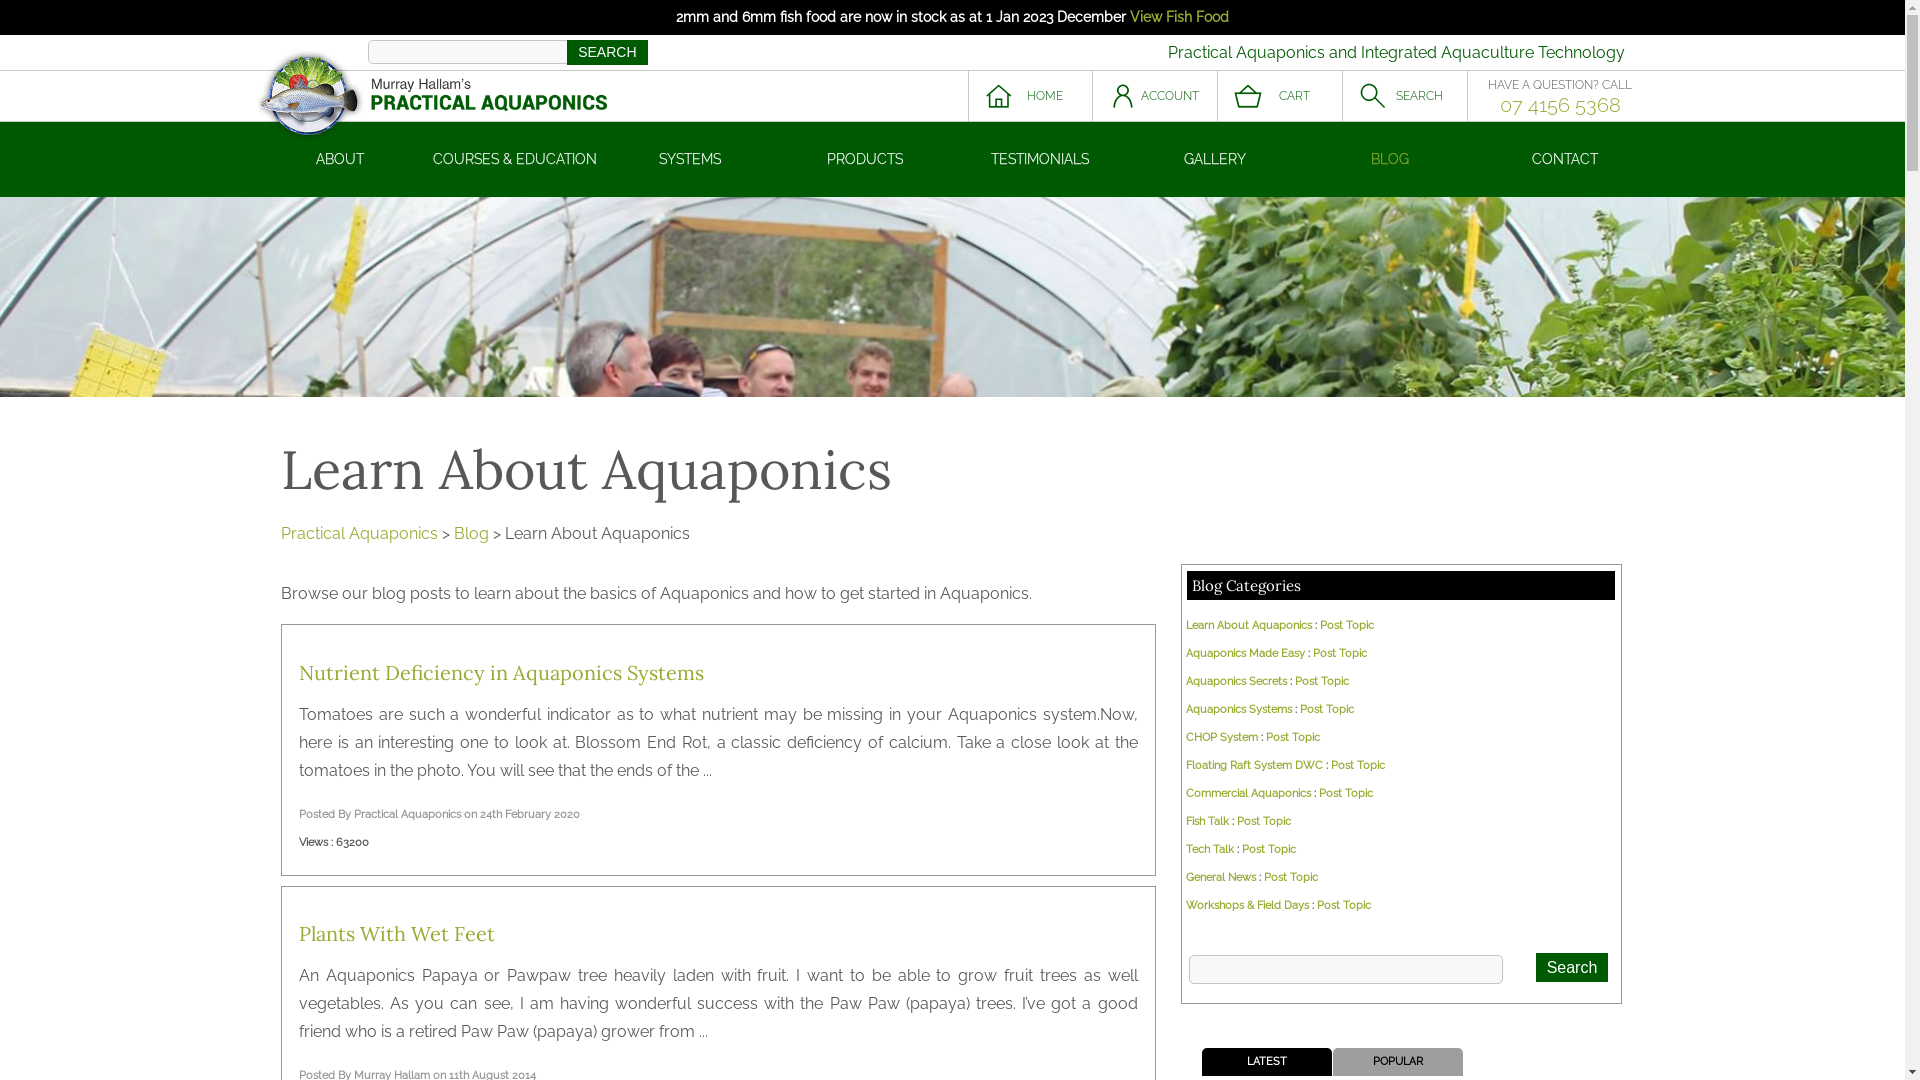  Describe the element at coordinates (1221, 737) in the screenshot. I see `'CHOP System'` at that location.